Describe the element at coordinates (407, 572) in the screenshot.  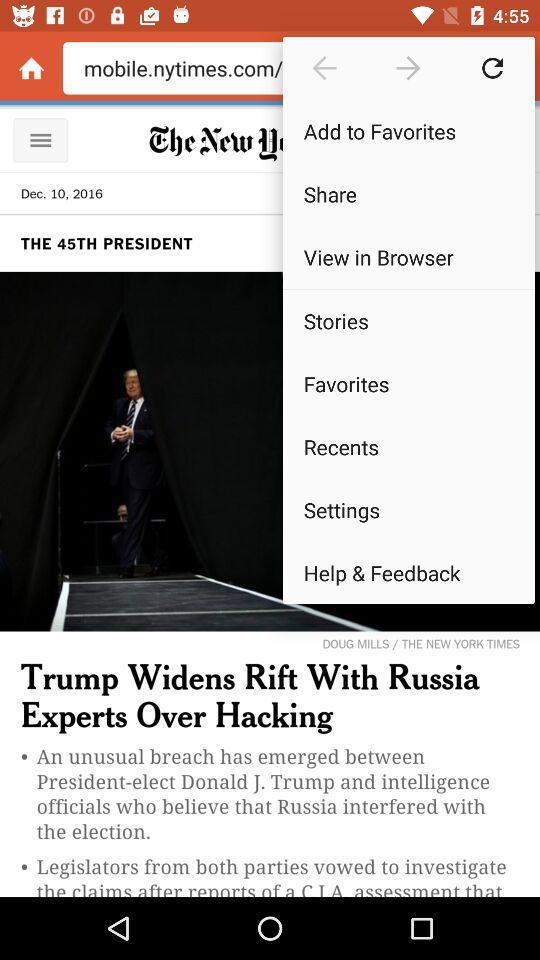
I see `icon below settings item` at that location.